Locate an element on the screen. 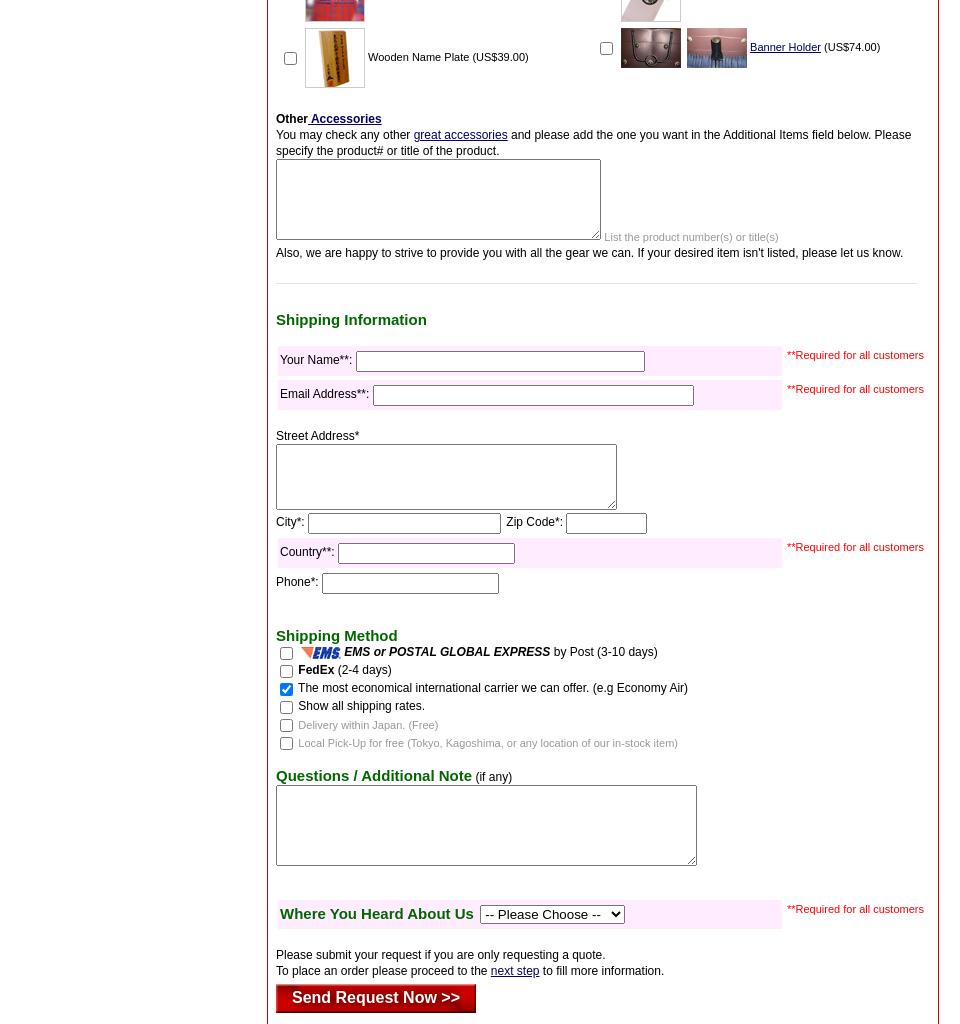 The width and height of the screenshot is (960, 1024). '(US$74.00)' is located at coordinates (849, 44).